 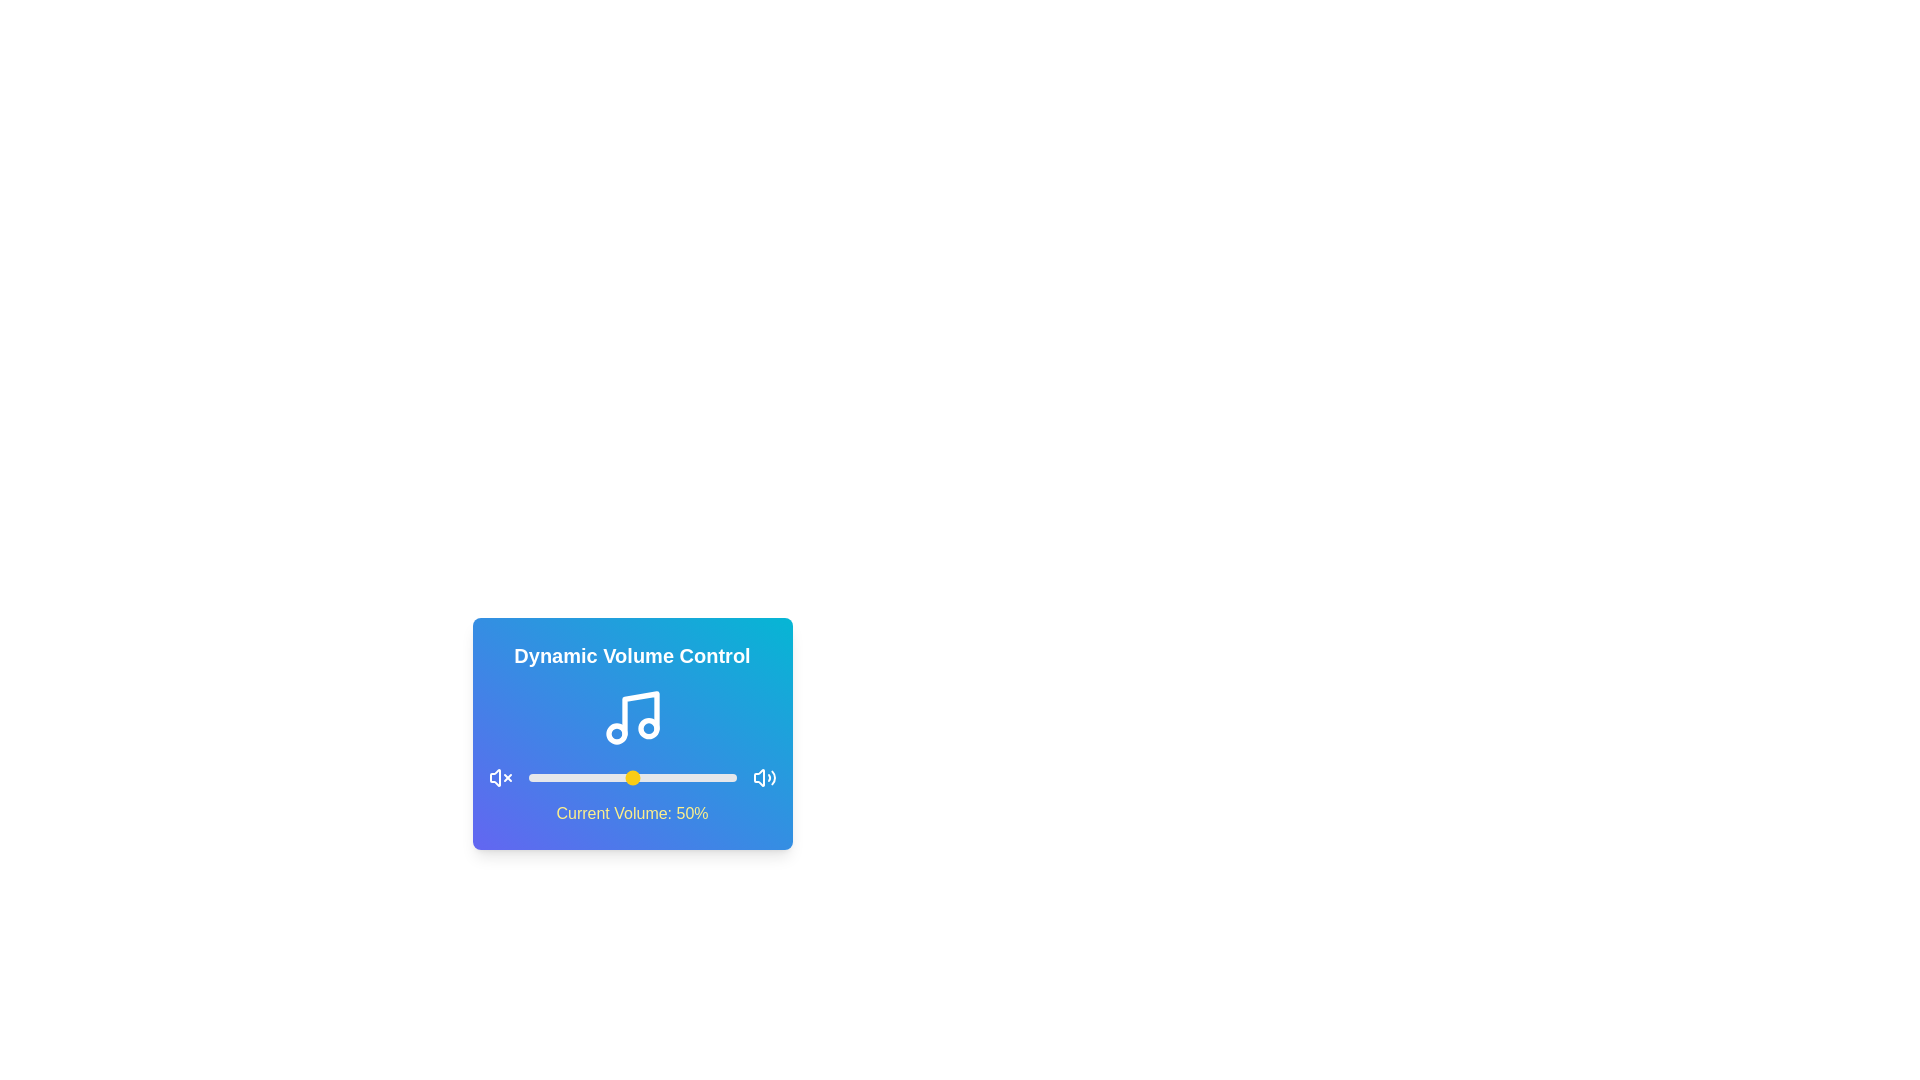 What do you see at coordinates (532, 777) in the screenshot?
I see `the volume to 2% by adjusting the slider` at bounding box center [532, 777].